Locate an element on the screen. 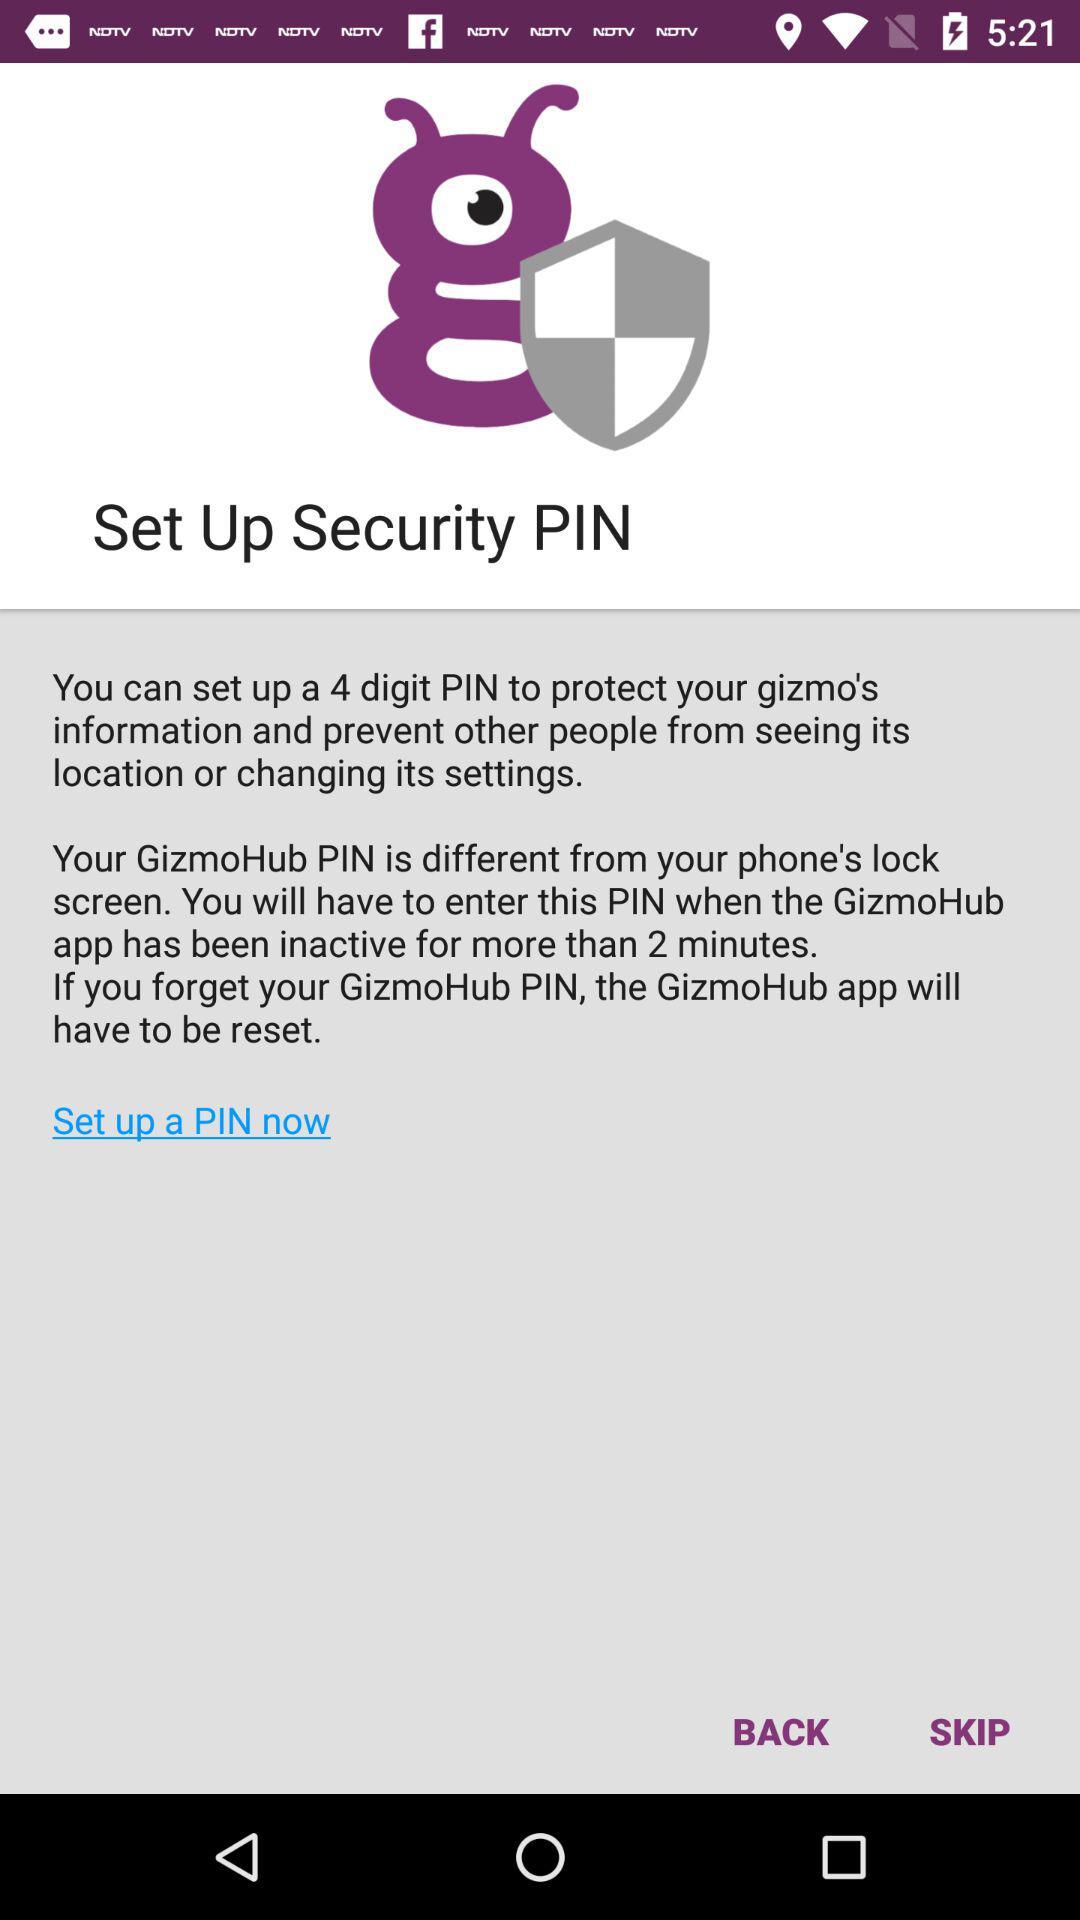  skip icon is located at coordinates (968, 1730).